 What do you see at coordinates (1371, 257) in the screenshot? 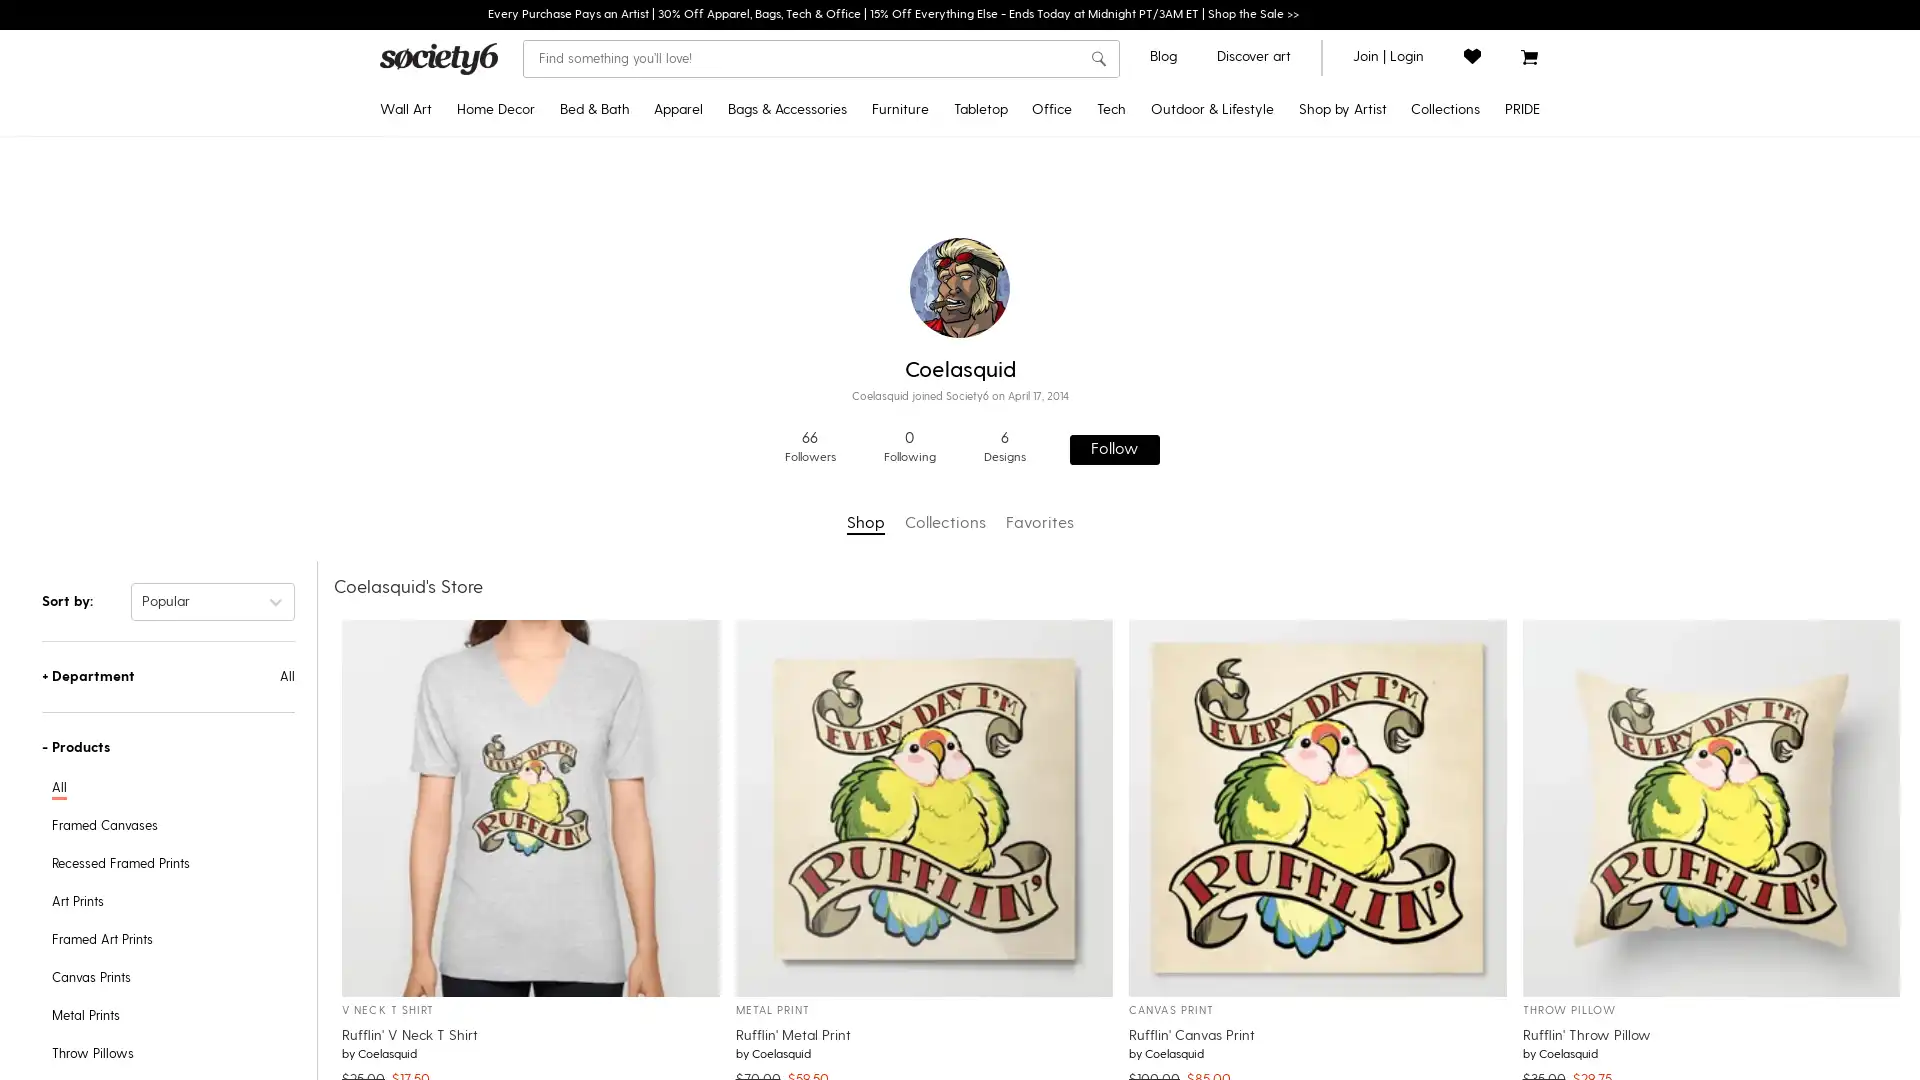
I see `Discover Black Artists` at bounding box center [1371, 257].